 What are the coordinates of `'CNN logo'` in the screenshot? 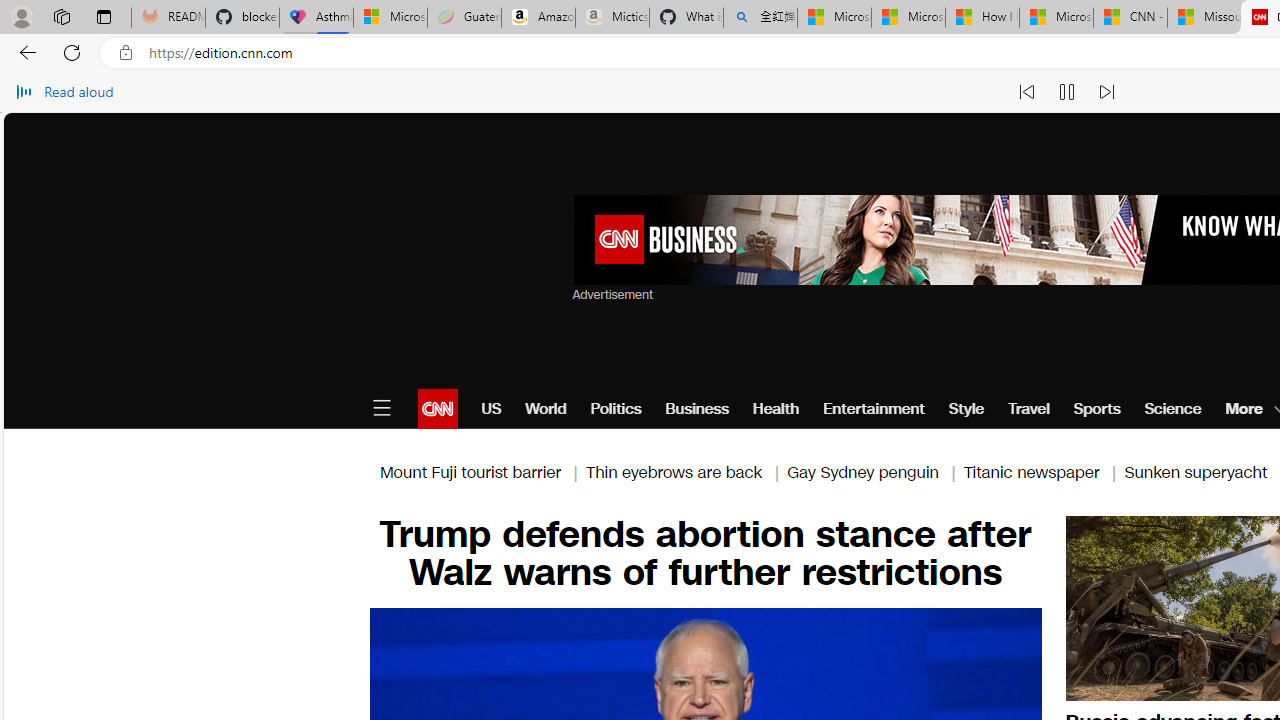 It's located at (436, 407).